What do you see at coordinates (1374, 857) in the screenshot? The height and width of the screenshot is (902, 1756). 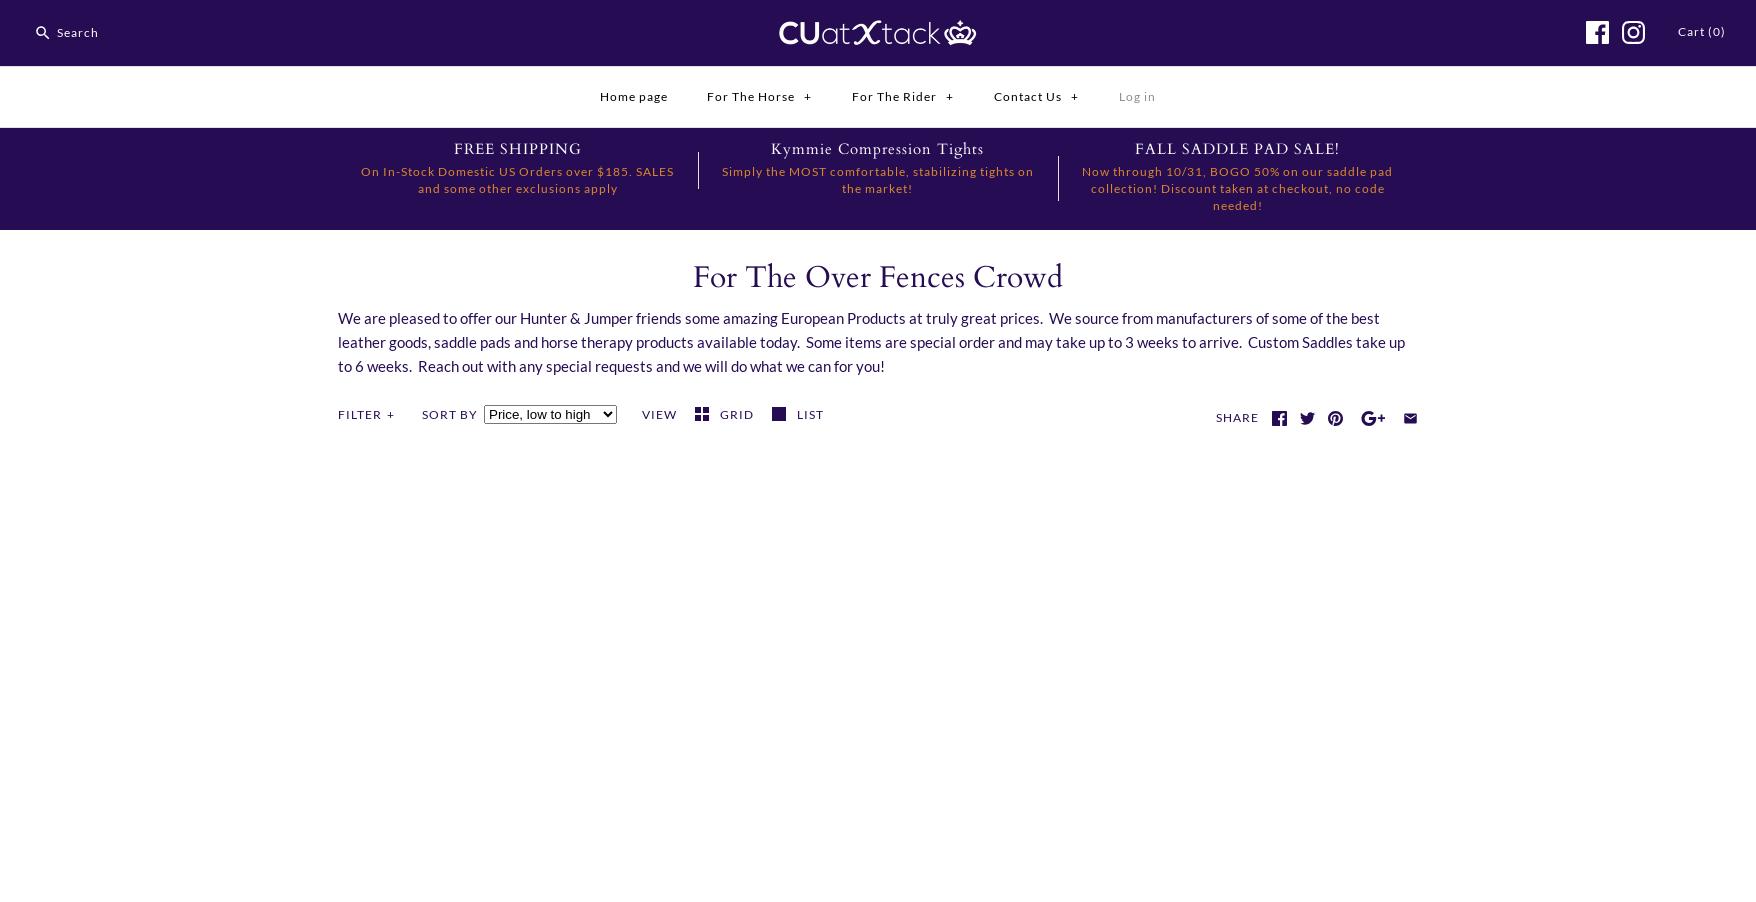 I see `'$31.99'` at bounding box center [1374, 857].